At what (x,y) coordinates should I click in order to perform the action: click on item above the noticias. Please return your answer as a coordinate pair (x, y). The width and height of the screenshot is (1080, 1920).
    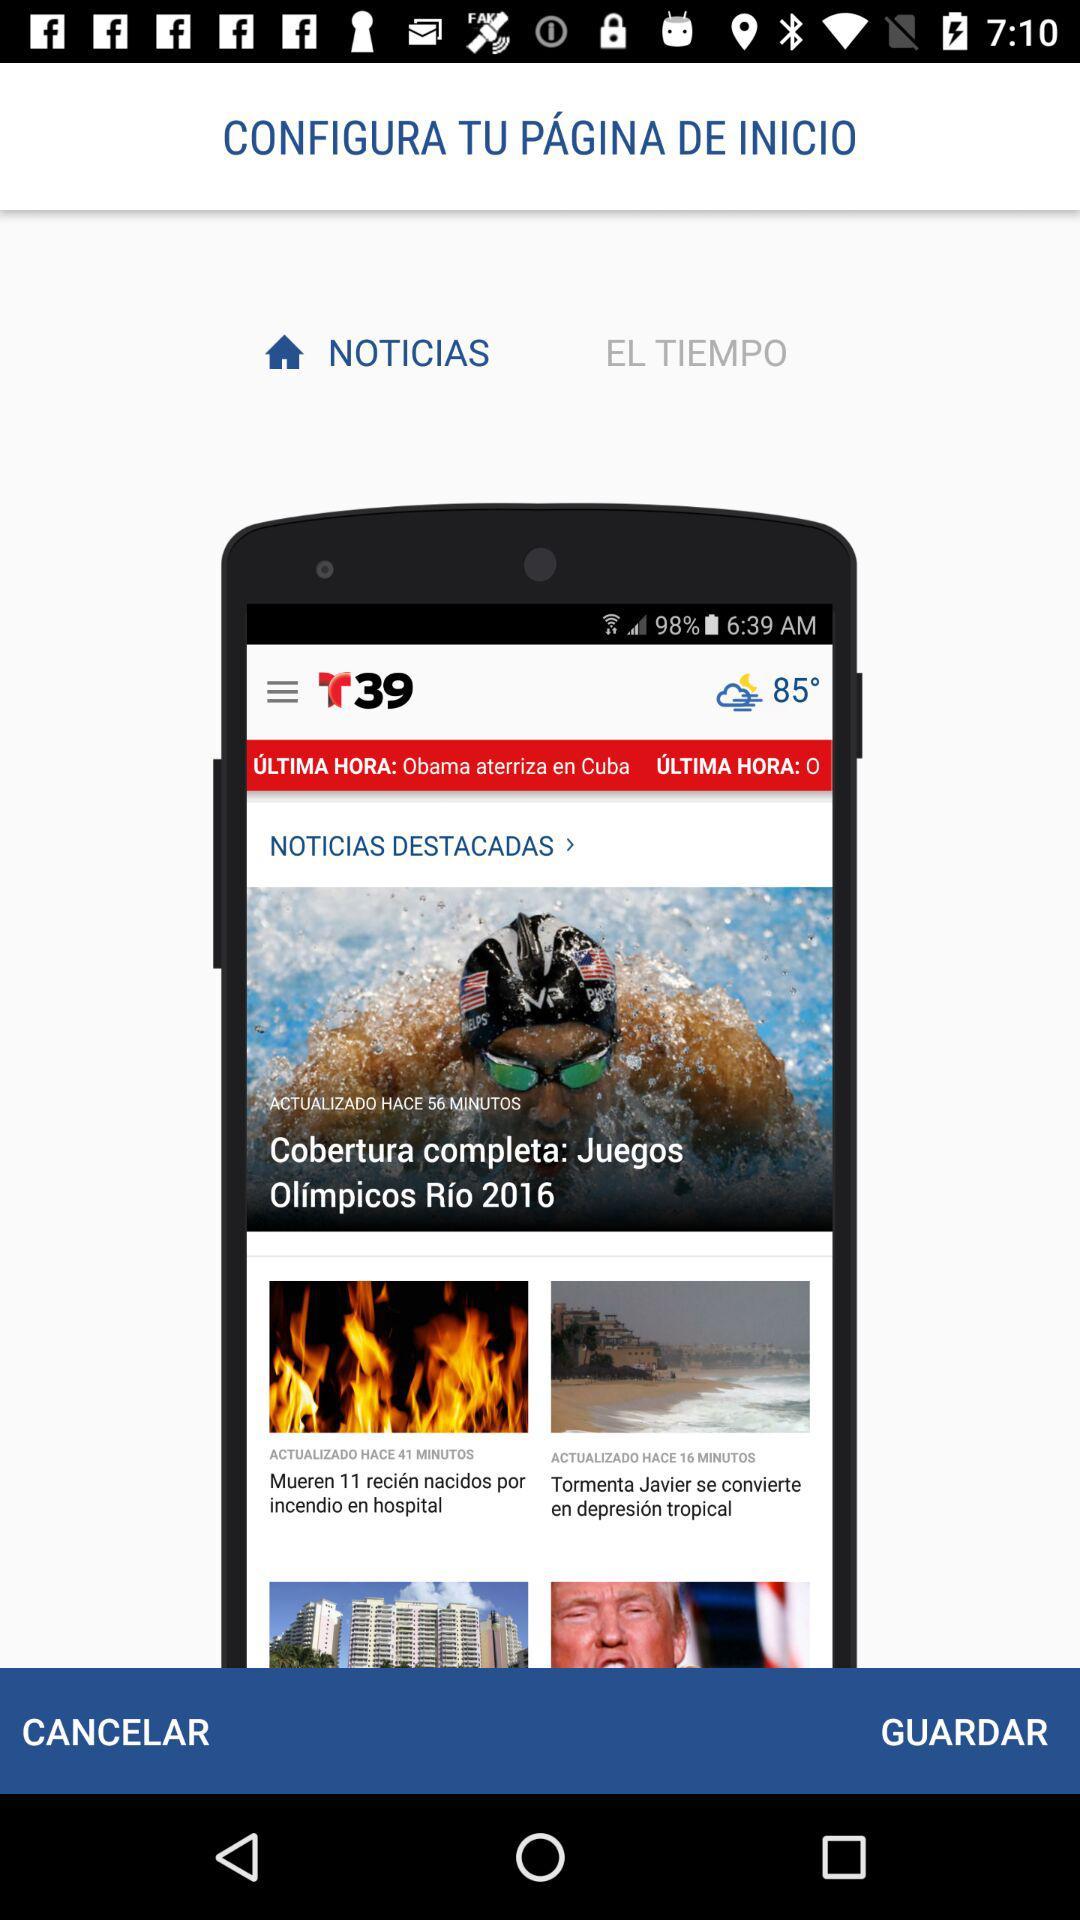
    Looking at the image, I should click on (540, 135).